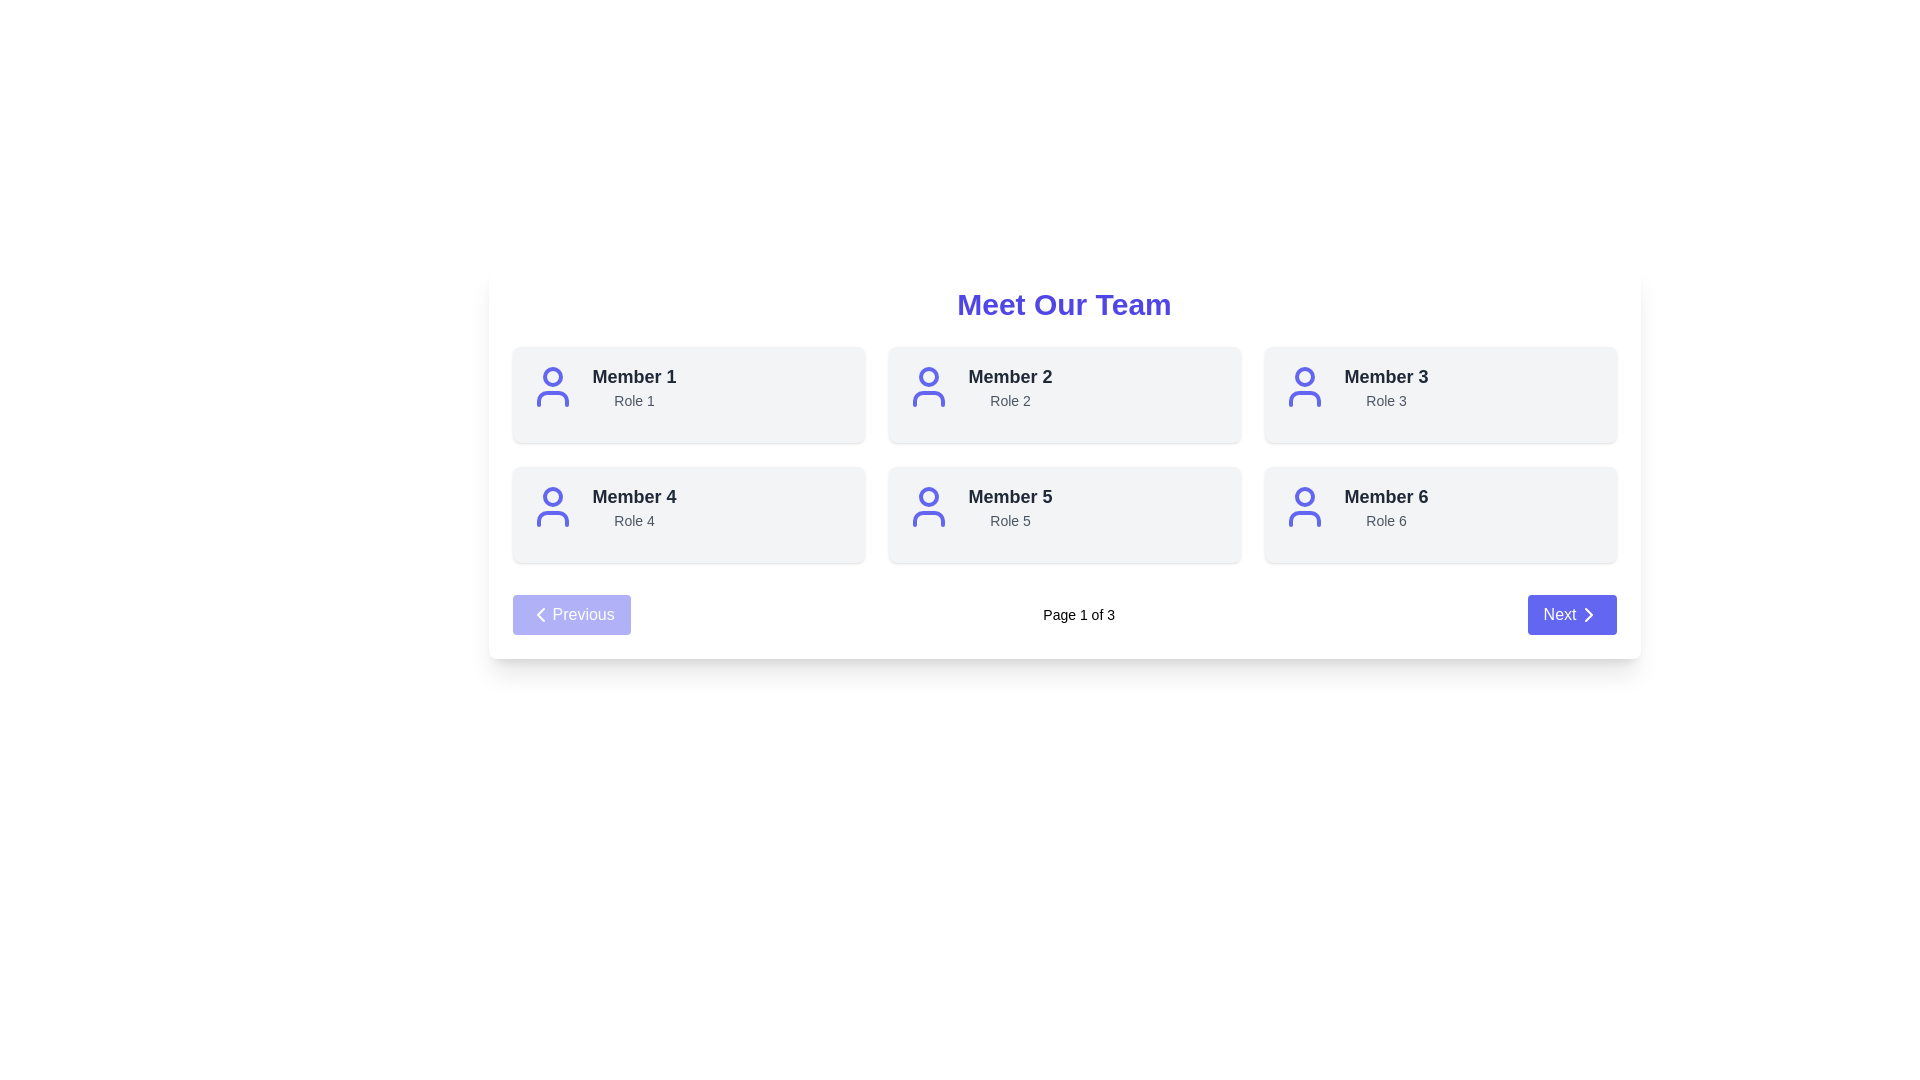 This screenshot has width=1920, height=1080. Describe the element at coordinates (1063, 304) in the screenshot. I see `the welcoming Text Heading that describes the team member section` at that location.